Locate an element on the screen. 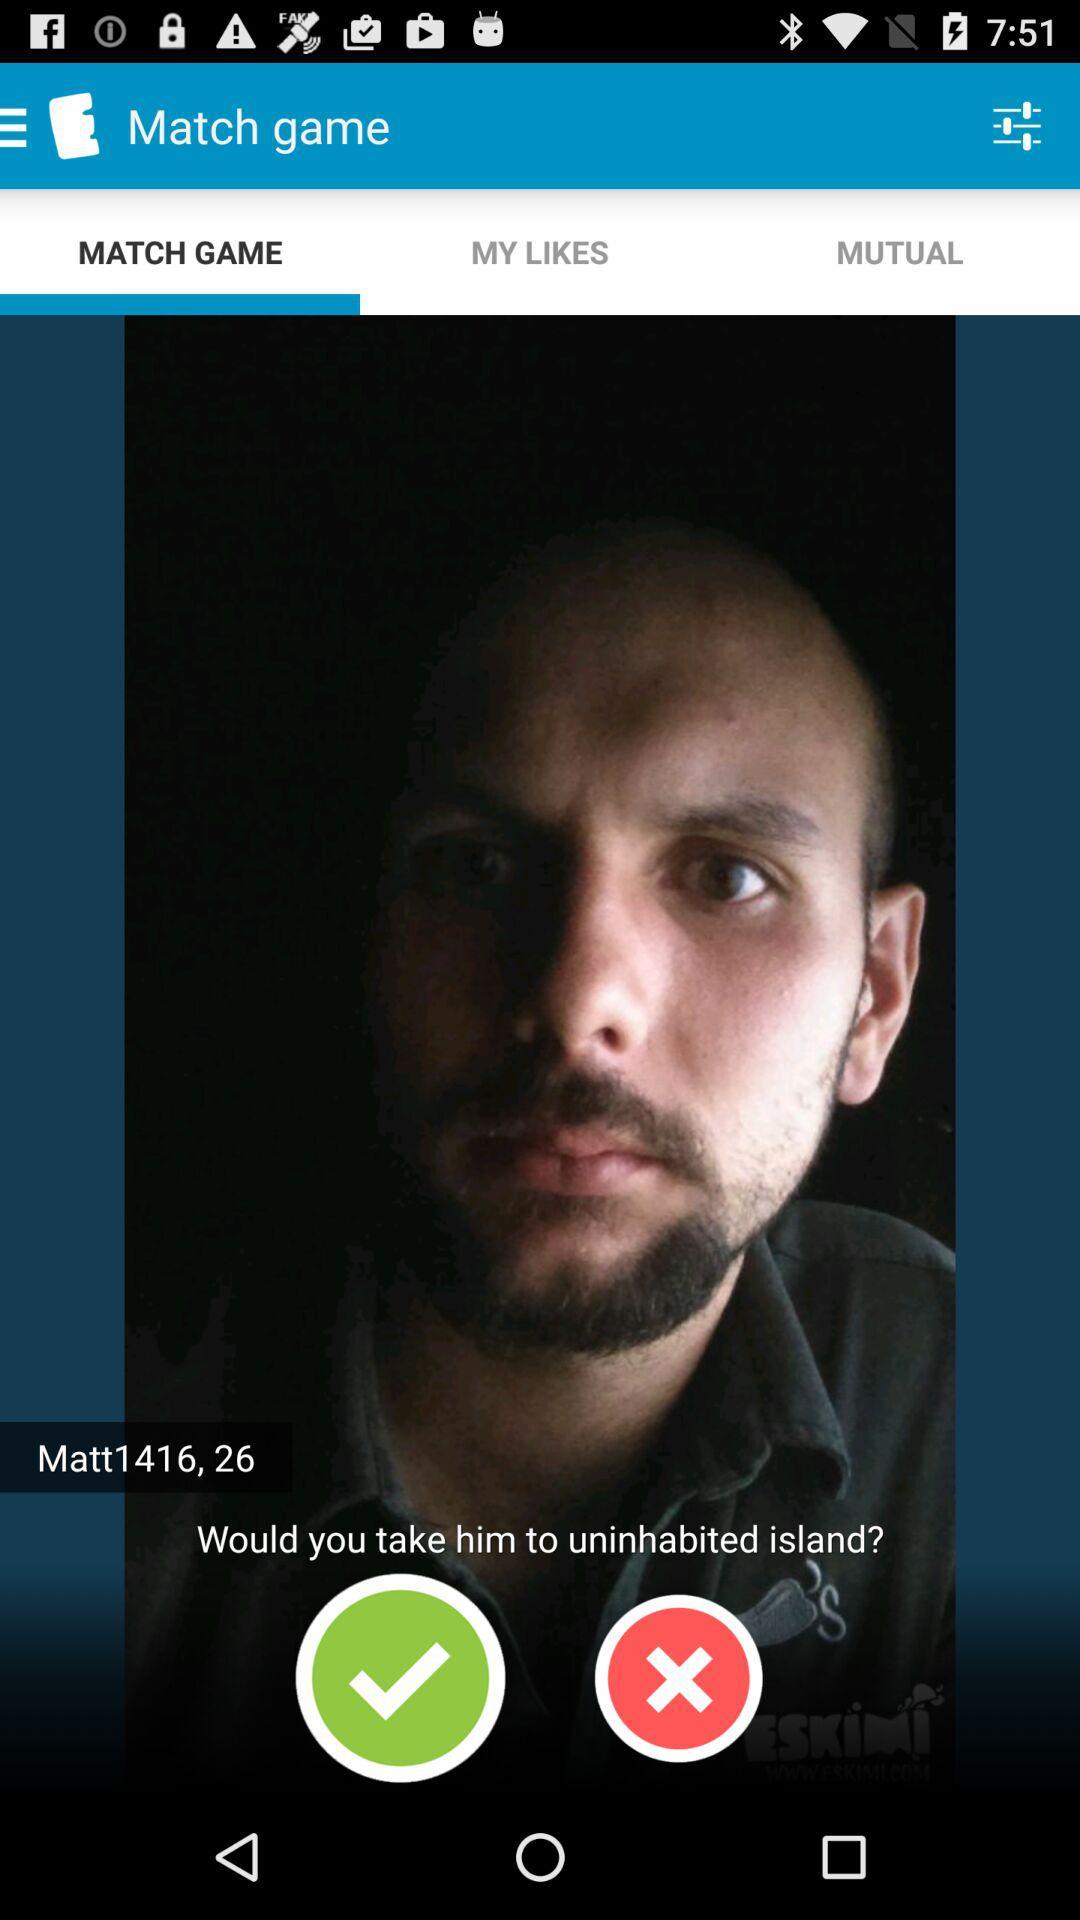 The height and width of the screenshot is (1920, 1080). the icon next to my likes item is located at coordinates (1017, 124).